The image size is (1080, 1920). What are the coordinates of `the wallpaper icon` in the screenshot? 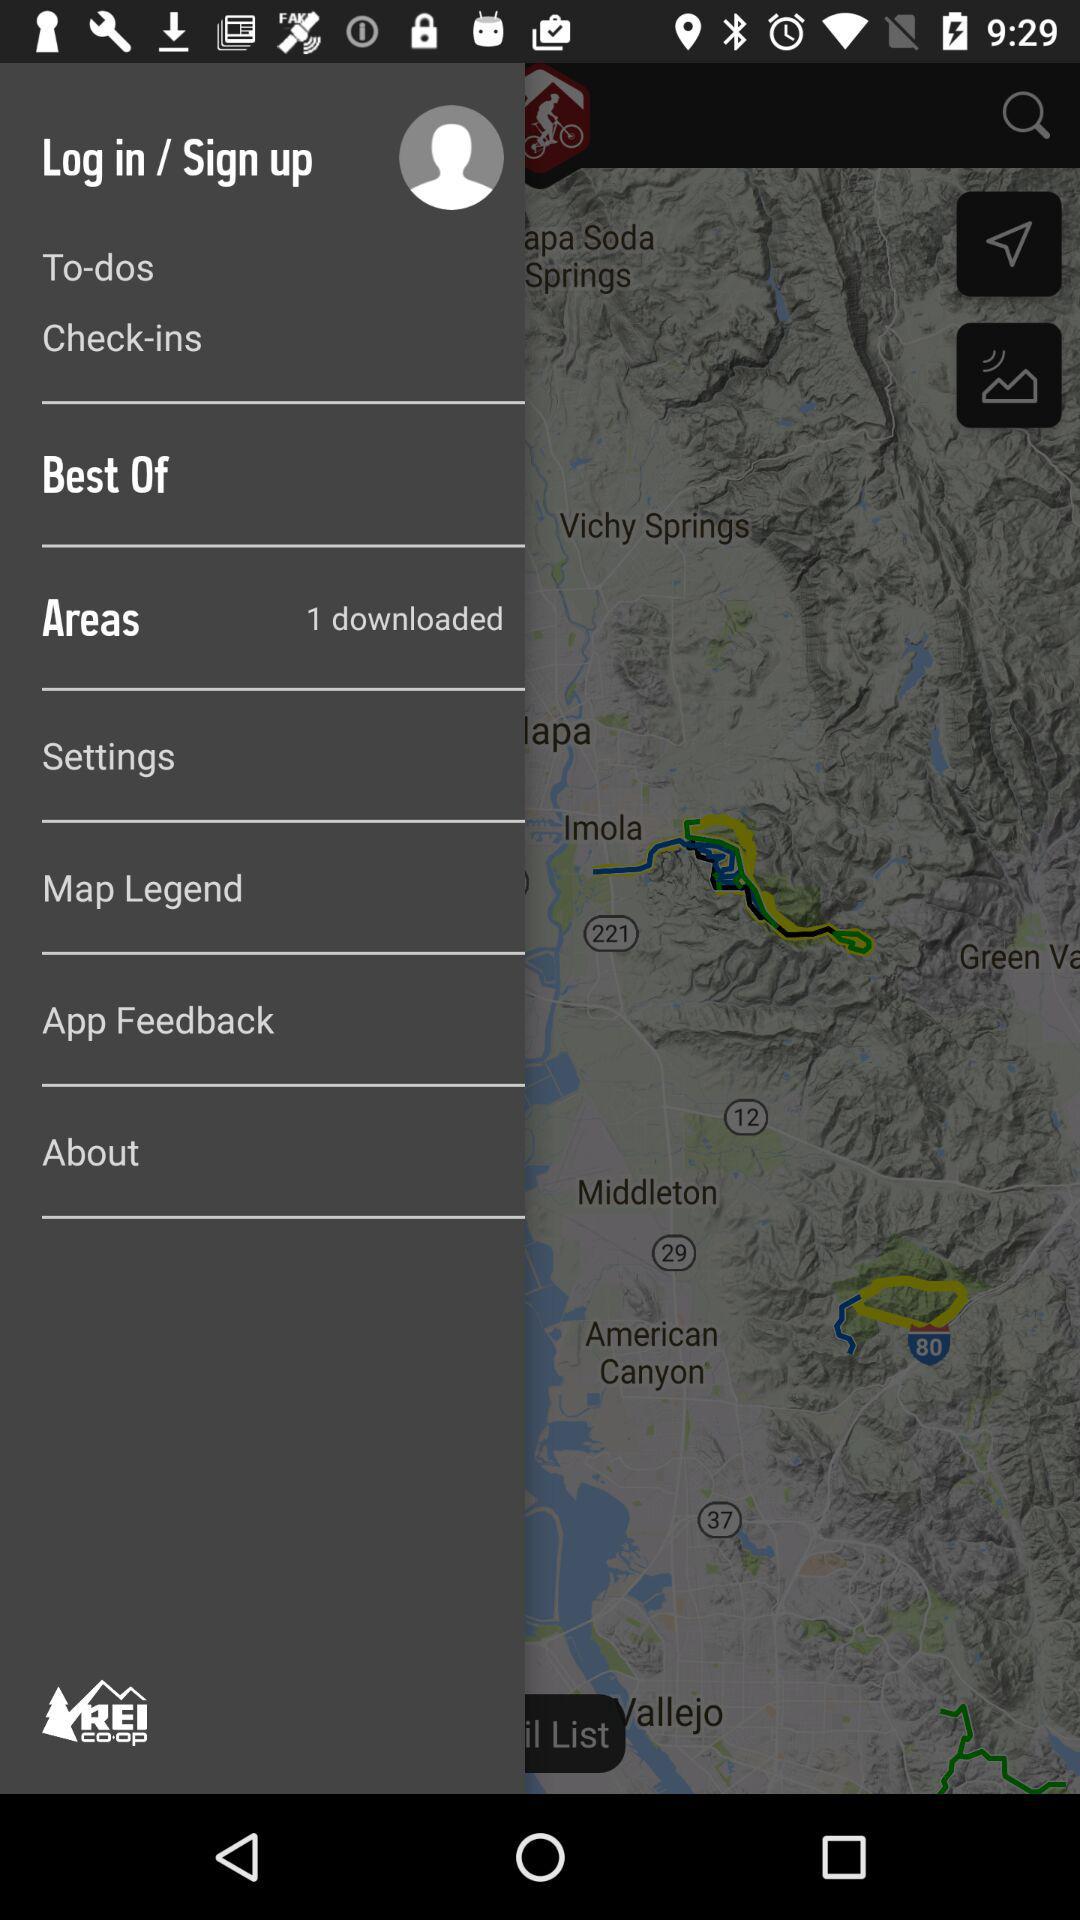 It's located at (1009, 380).